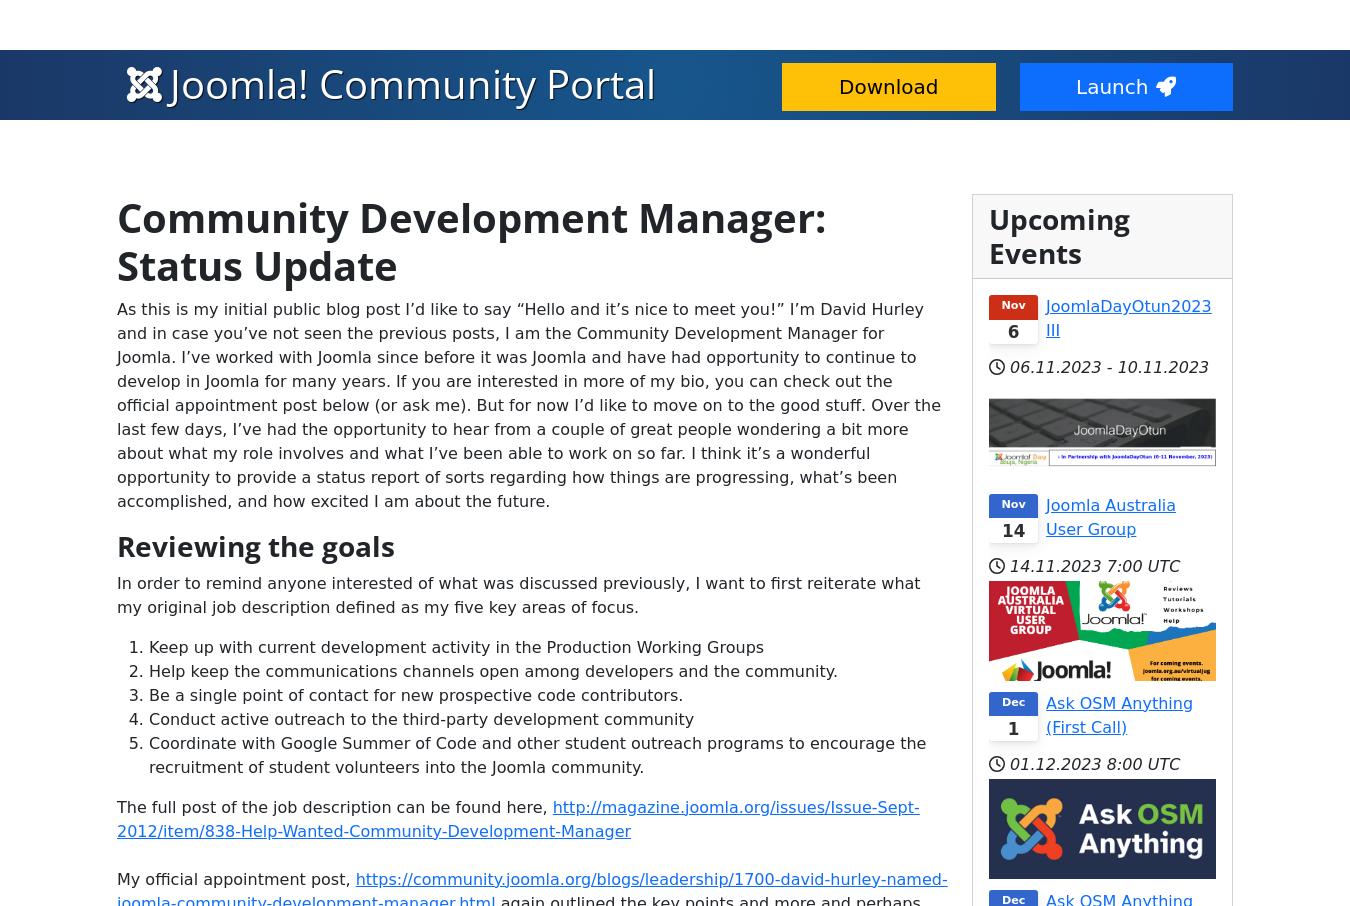 The height and width of the screenshot is (906, 1350). What do you see at coordinates (636, 23) in the screenshot?
I see `'Community & Support'` at bounding box center [636, 23].